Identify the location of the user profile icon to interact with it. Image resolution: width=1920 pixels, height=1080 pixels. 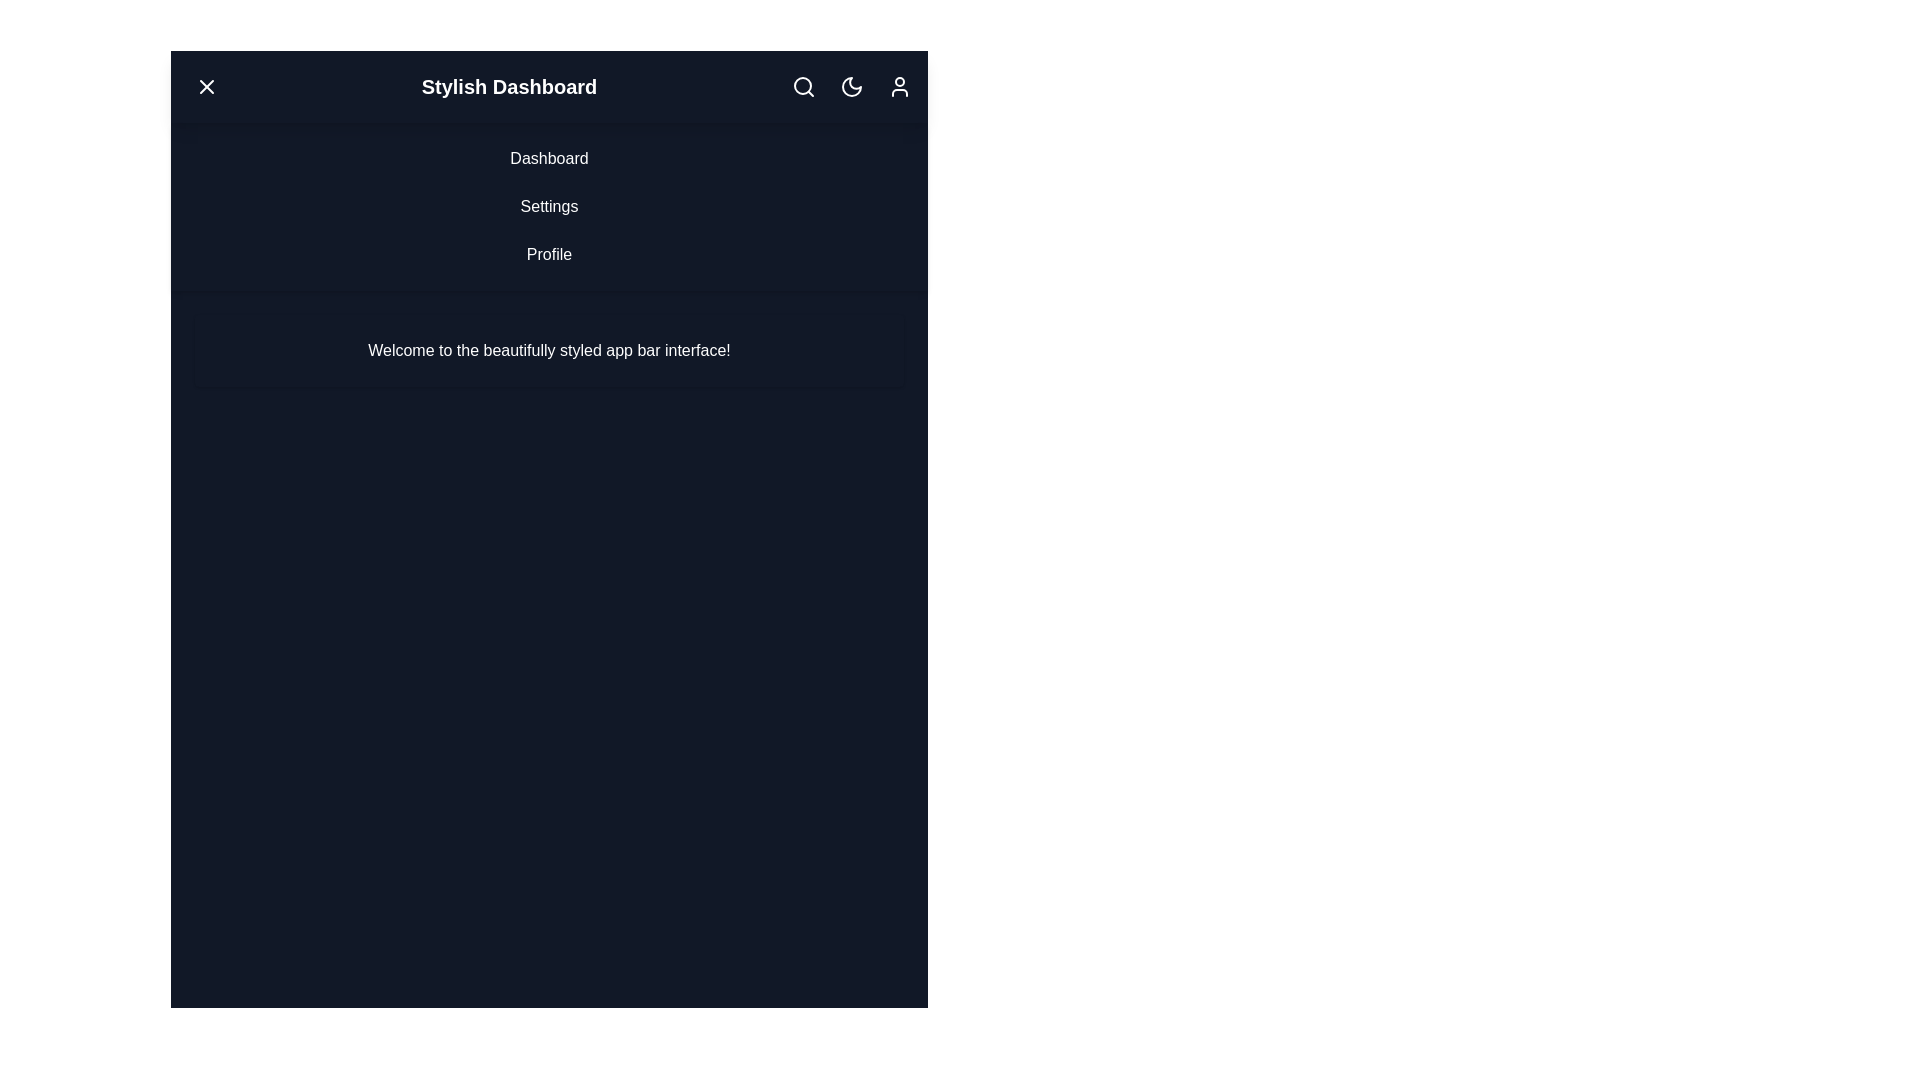
(898, 86).